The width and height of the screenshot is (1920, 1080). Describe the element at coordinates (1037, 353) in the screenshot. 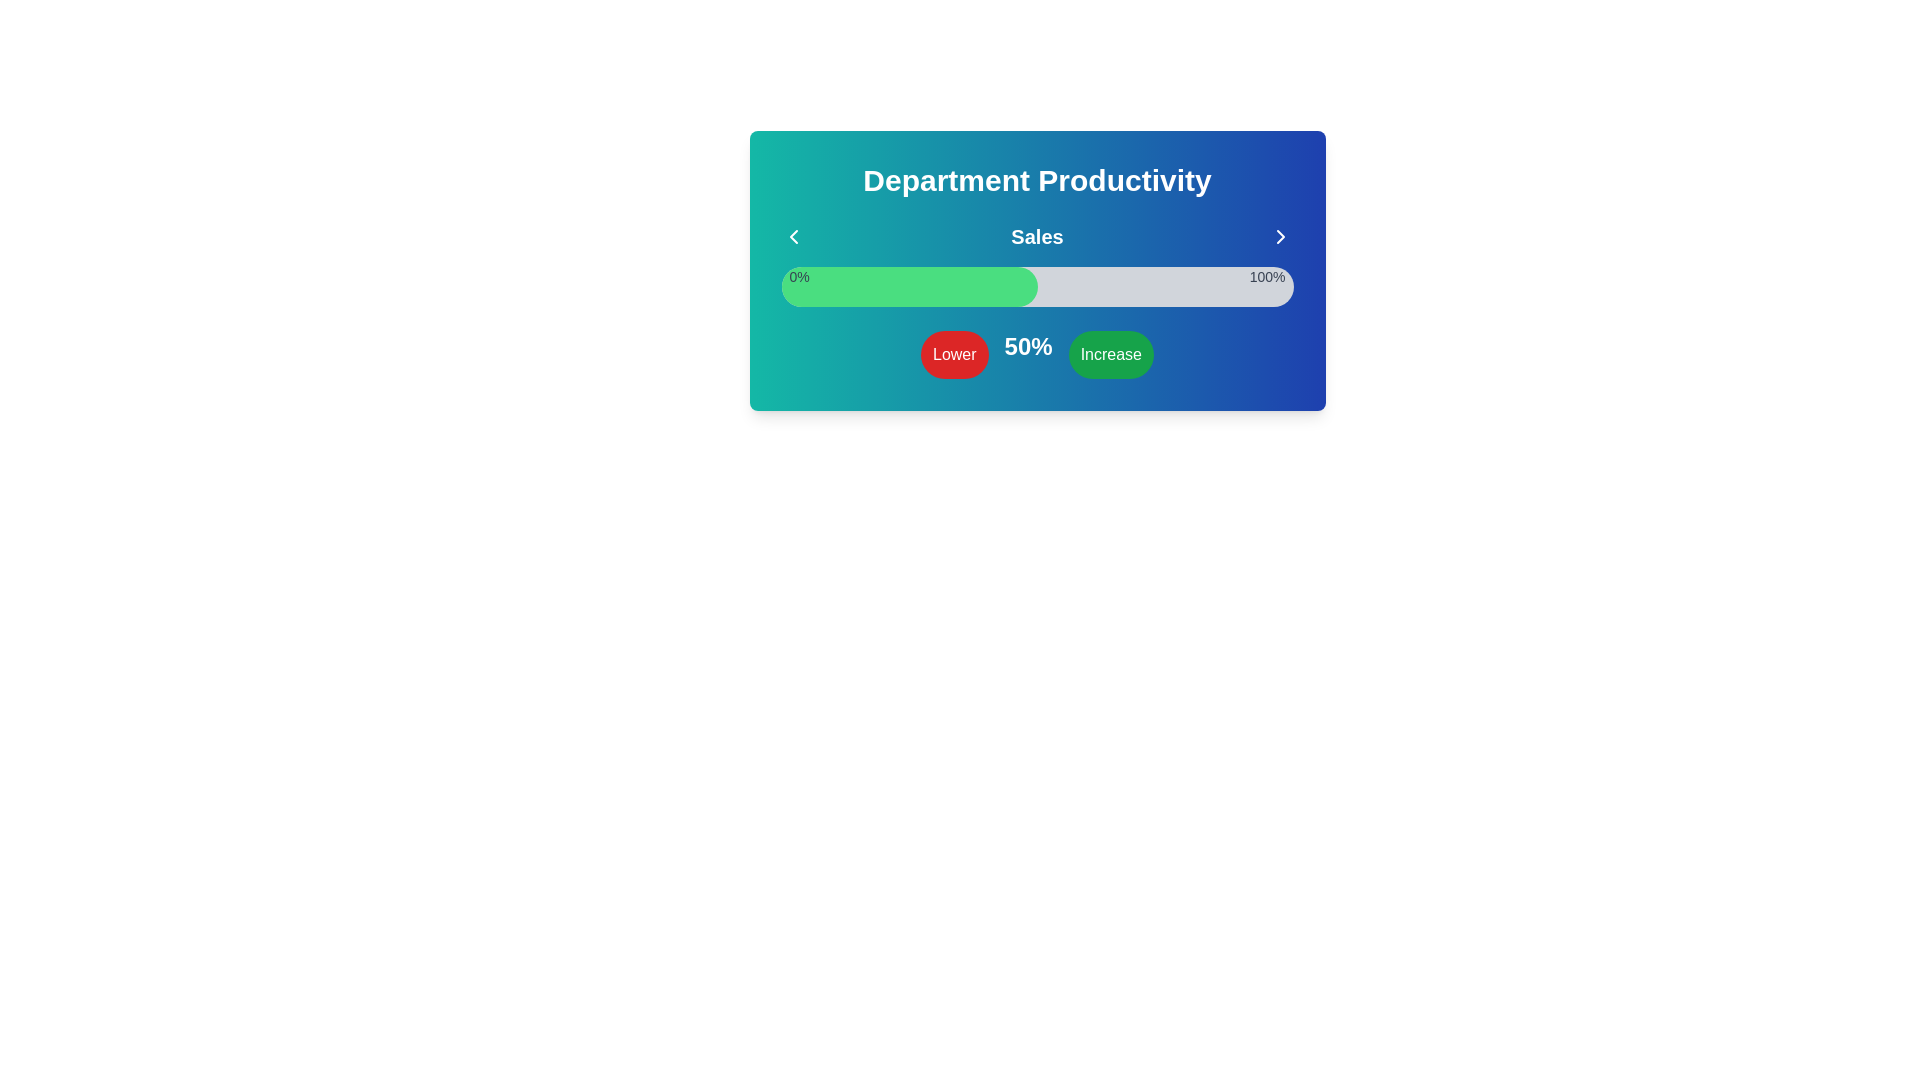

I see `the central text displaying '50%'` at that location.